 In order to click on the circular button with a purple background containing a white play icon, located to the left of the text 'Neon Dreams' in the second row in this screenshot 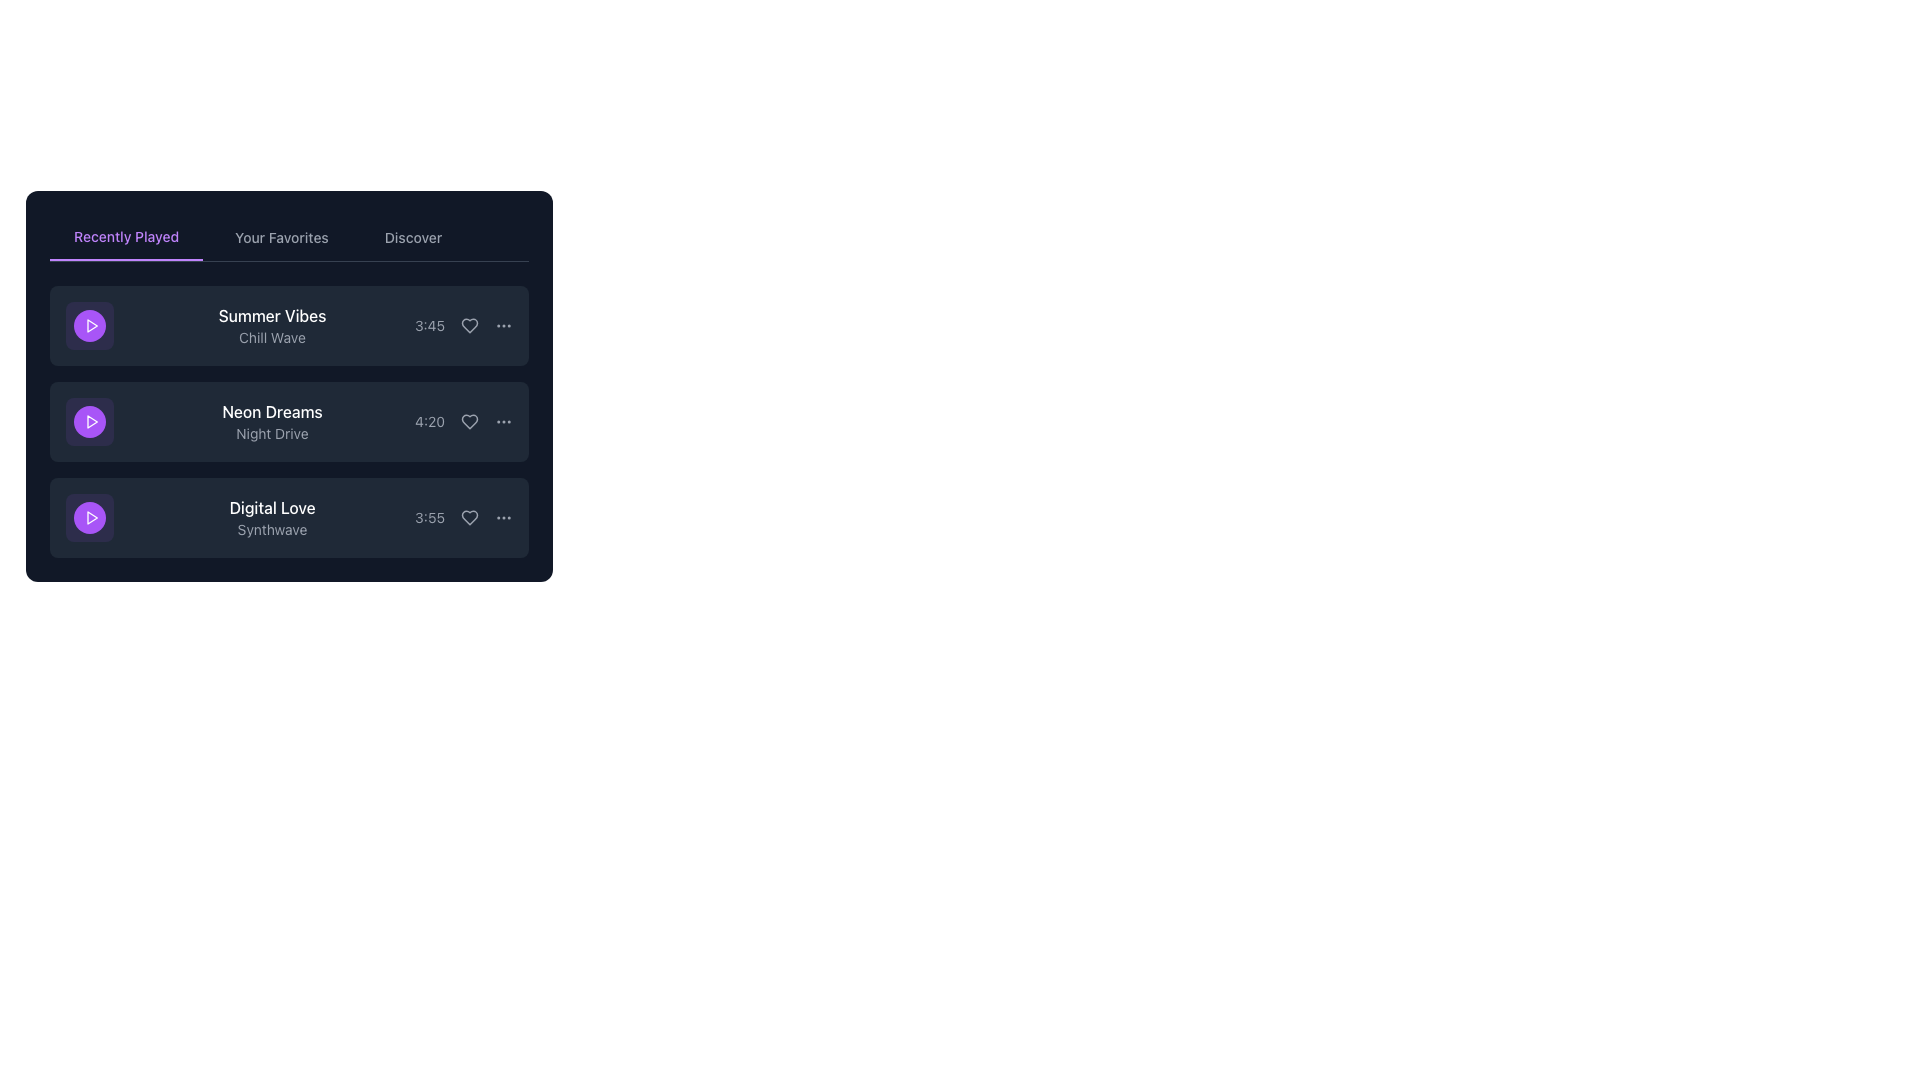, I will do `click(89, 420)`.